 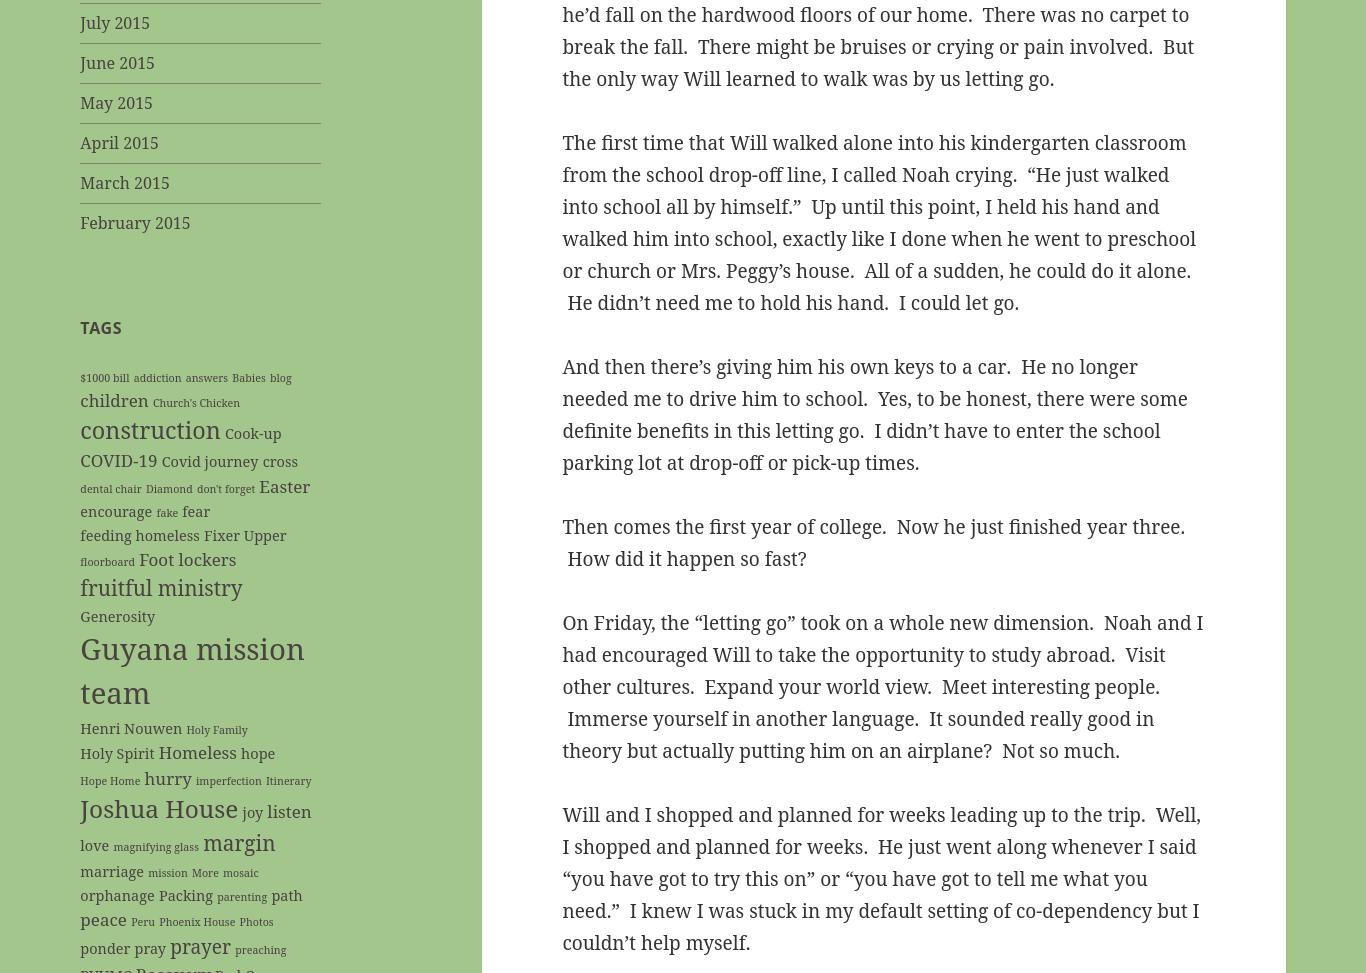 What do you see at coordinates (116, 895) in the screenshot?
I see `'orphanage'` at bounding box center [116, 895].